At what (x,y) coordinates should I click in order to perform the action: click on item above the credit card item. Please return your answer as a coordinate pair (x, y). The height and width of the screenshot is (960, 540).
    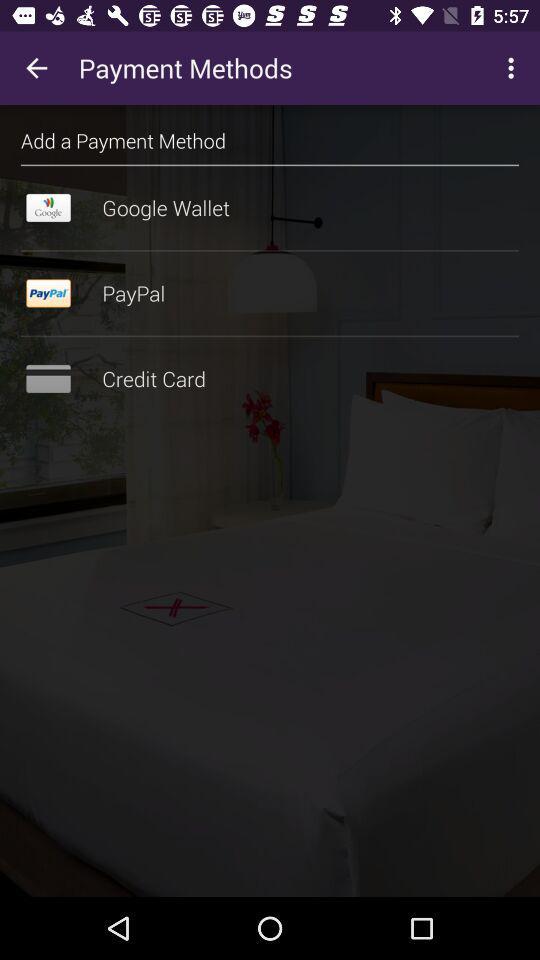
    Looking at the image, I should click on (270, 336).